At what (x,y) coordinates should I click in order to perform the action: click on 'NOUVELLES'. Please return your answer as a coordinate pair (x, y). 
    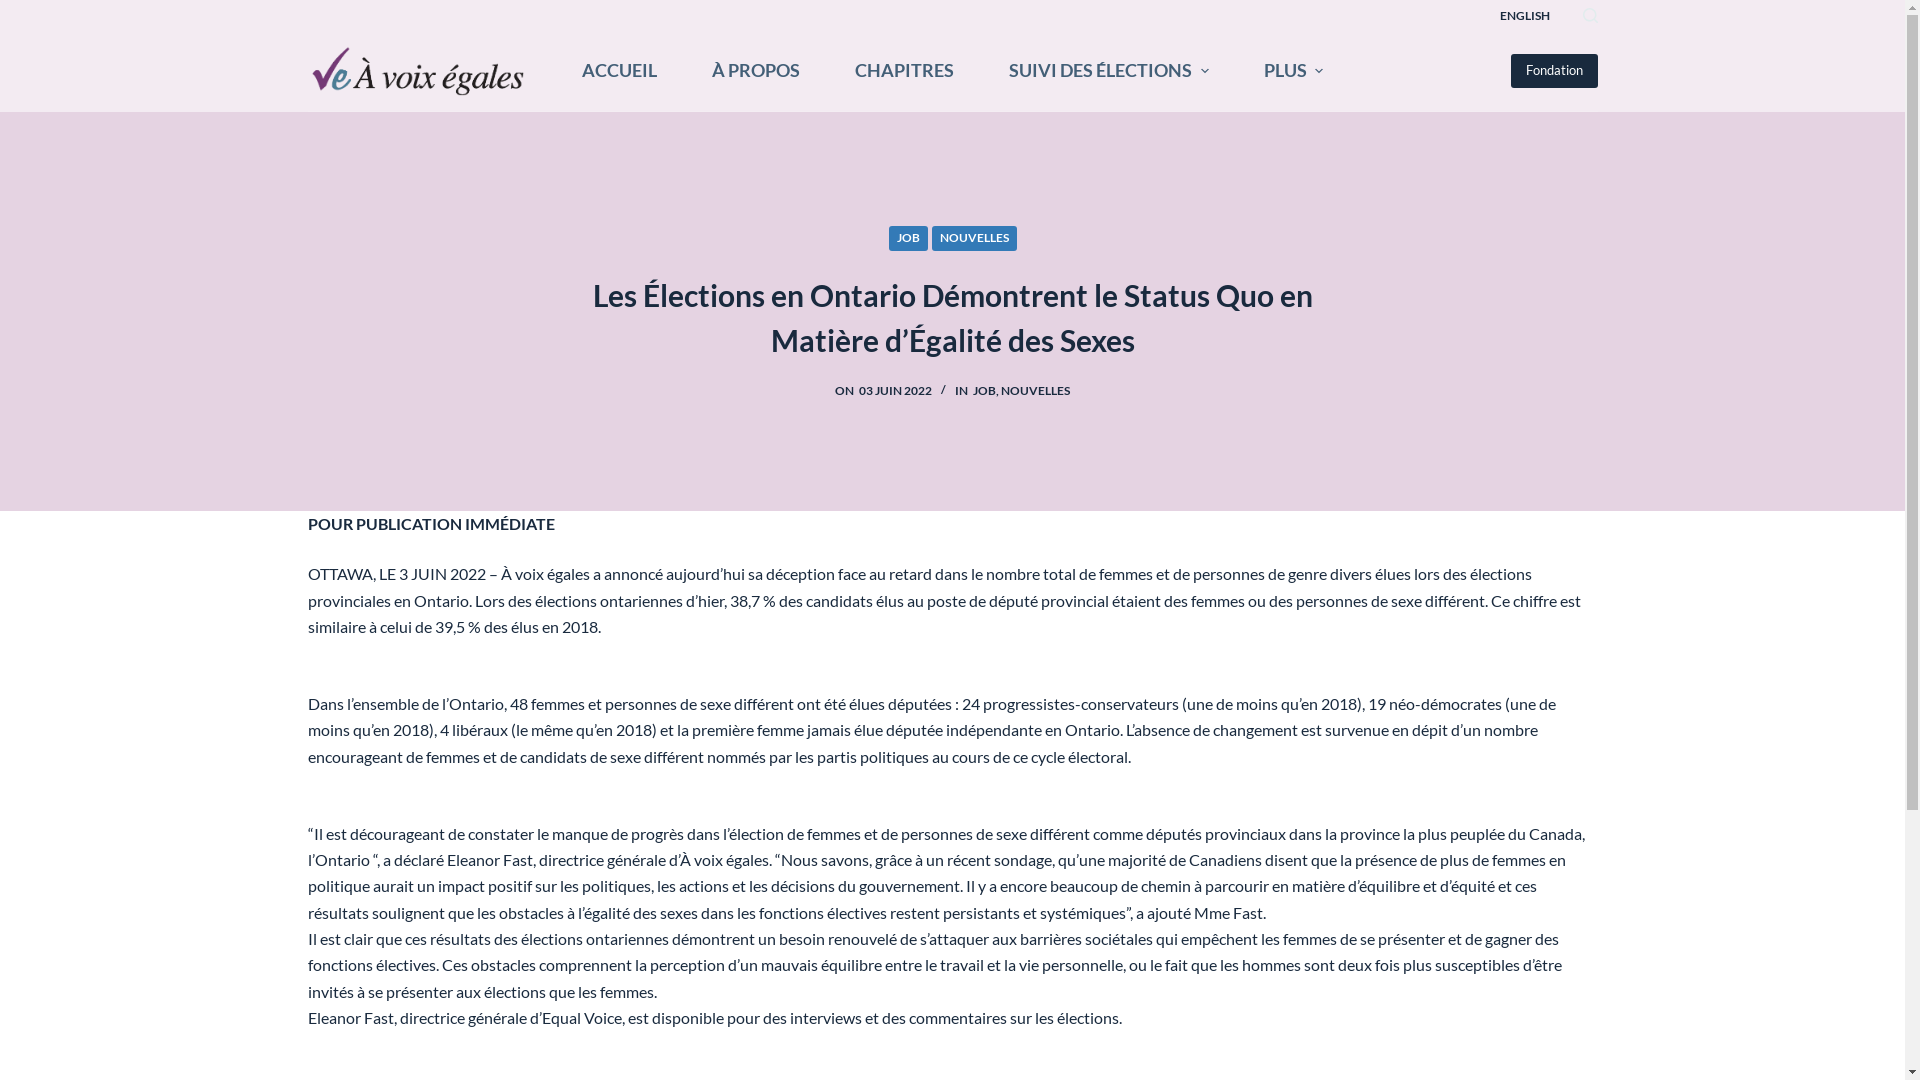
    Looking at the image, I should click on (974, 237).